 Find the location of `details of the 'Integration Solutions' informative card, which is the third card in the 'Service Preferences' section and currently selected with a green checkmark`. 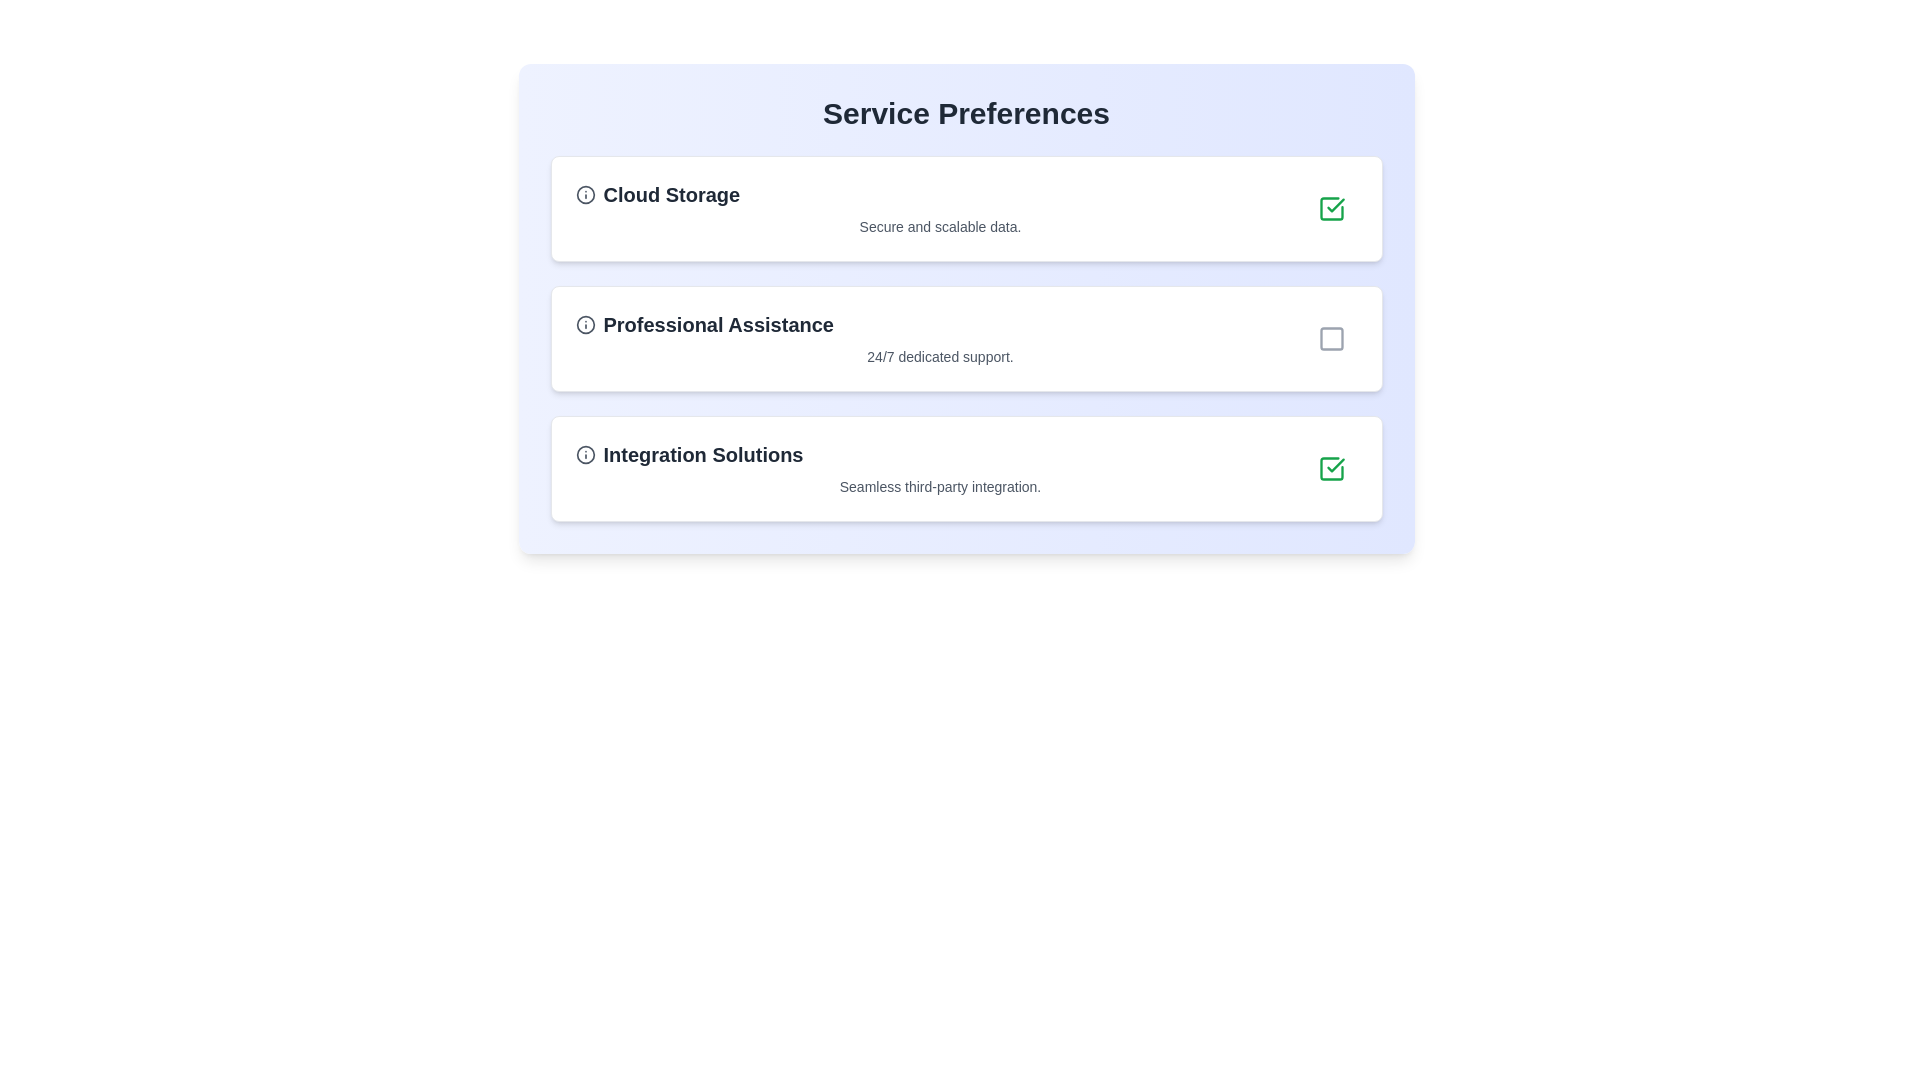

details of the 'Integration Solutions' informative card, which is the third card in the 'Service Preferences' section and currently selected with a green checkmark is located at coordinates (966, 469).